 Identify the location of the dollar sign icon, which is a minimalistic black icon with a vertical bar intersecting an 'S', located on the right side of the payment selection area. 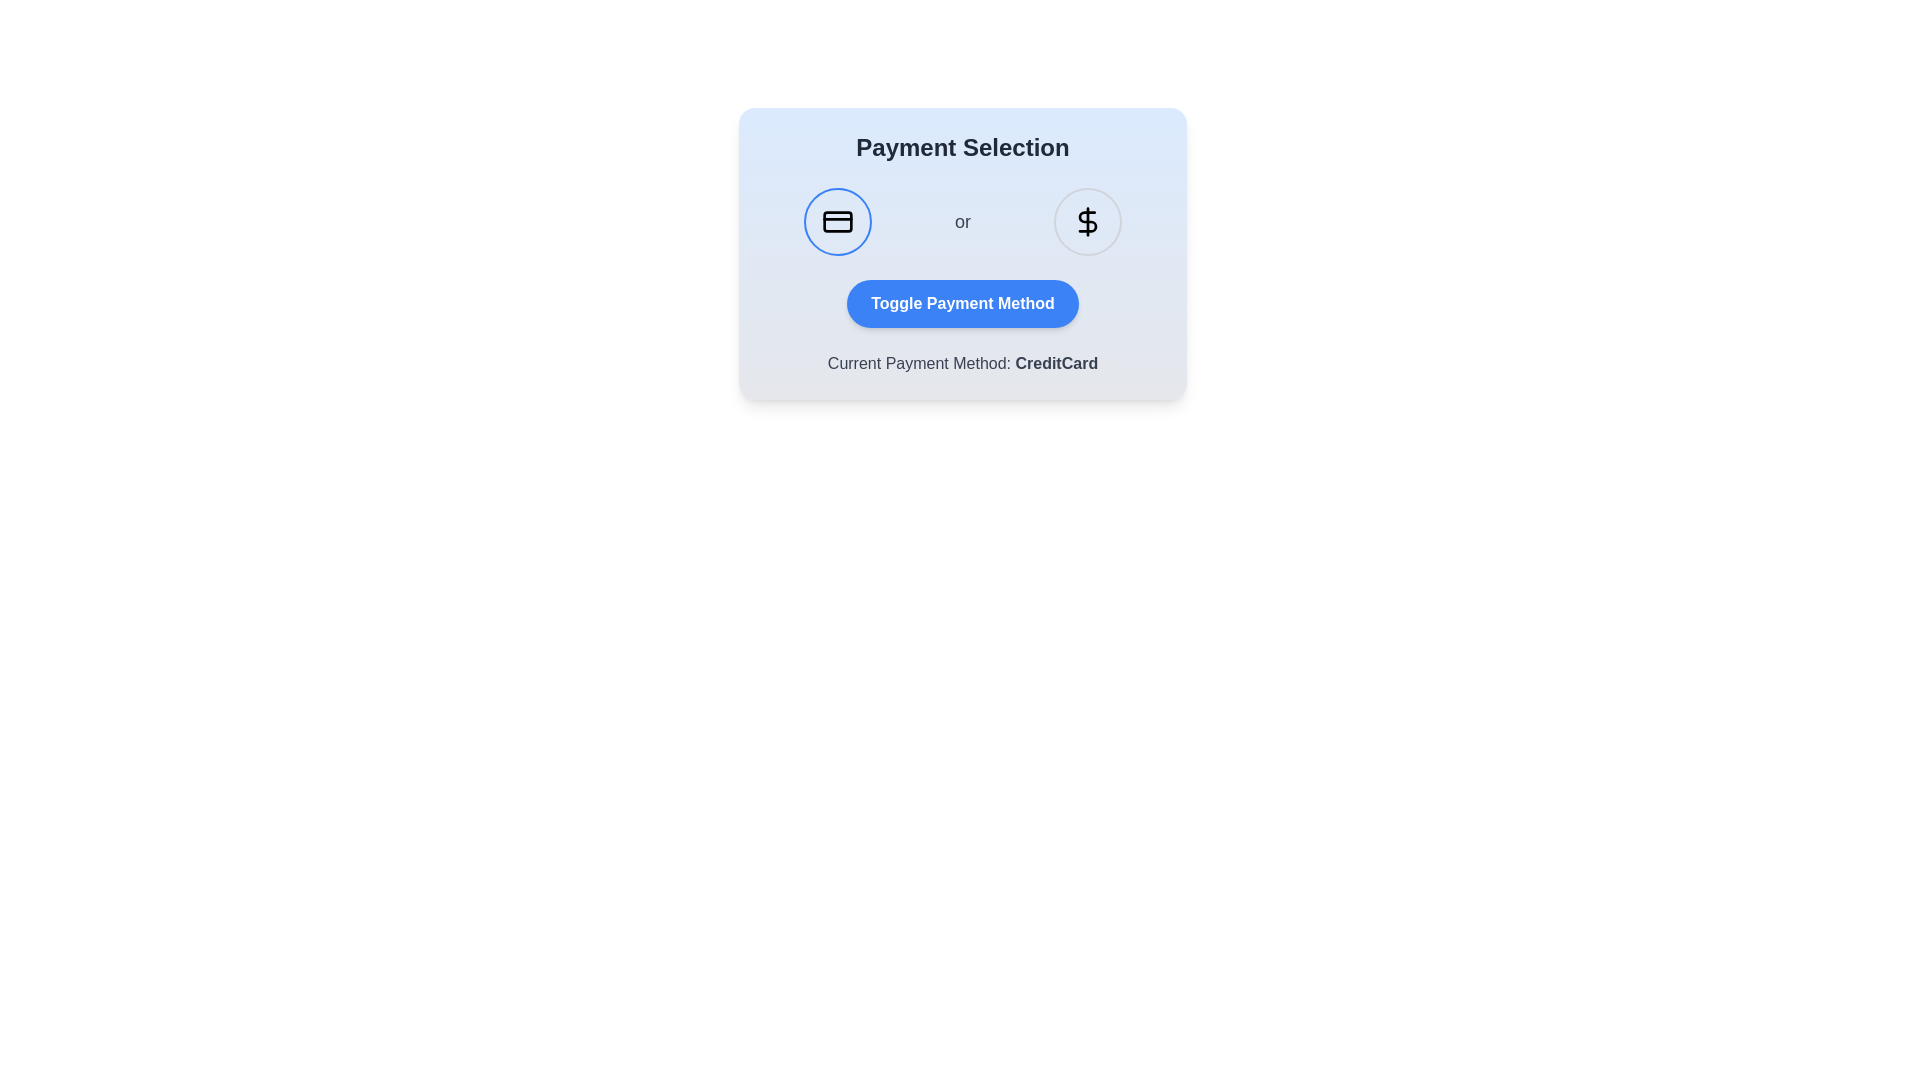
(1086, 222).